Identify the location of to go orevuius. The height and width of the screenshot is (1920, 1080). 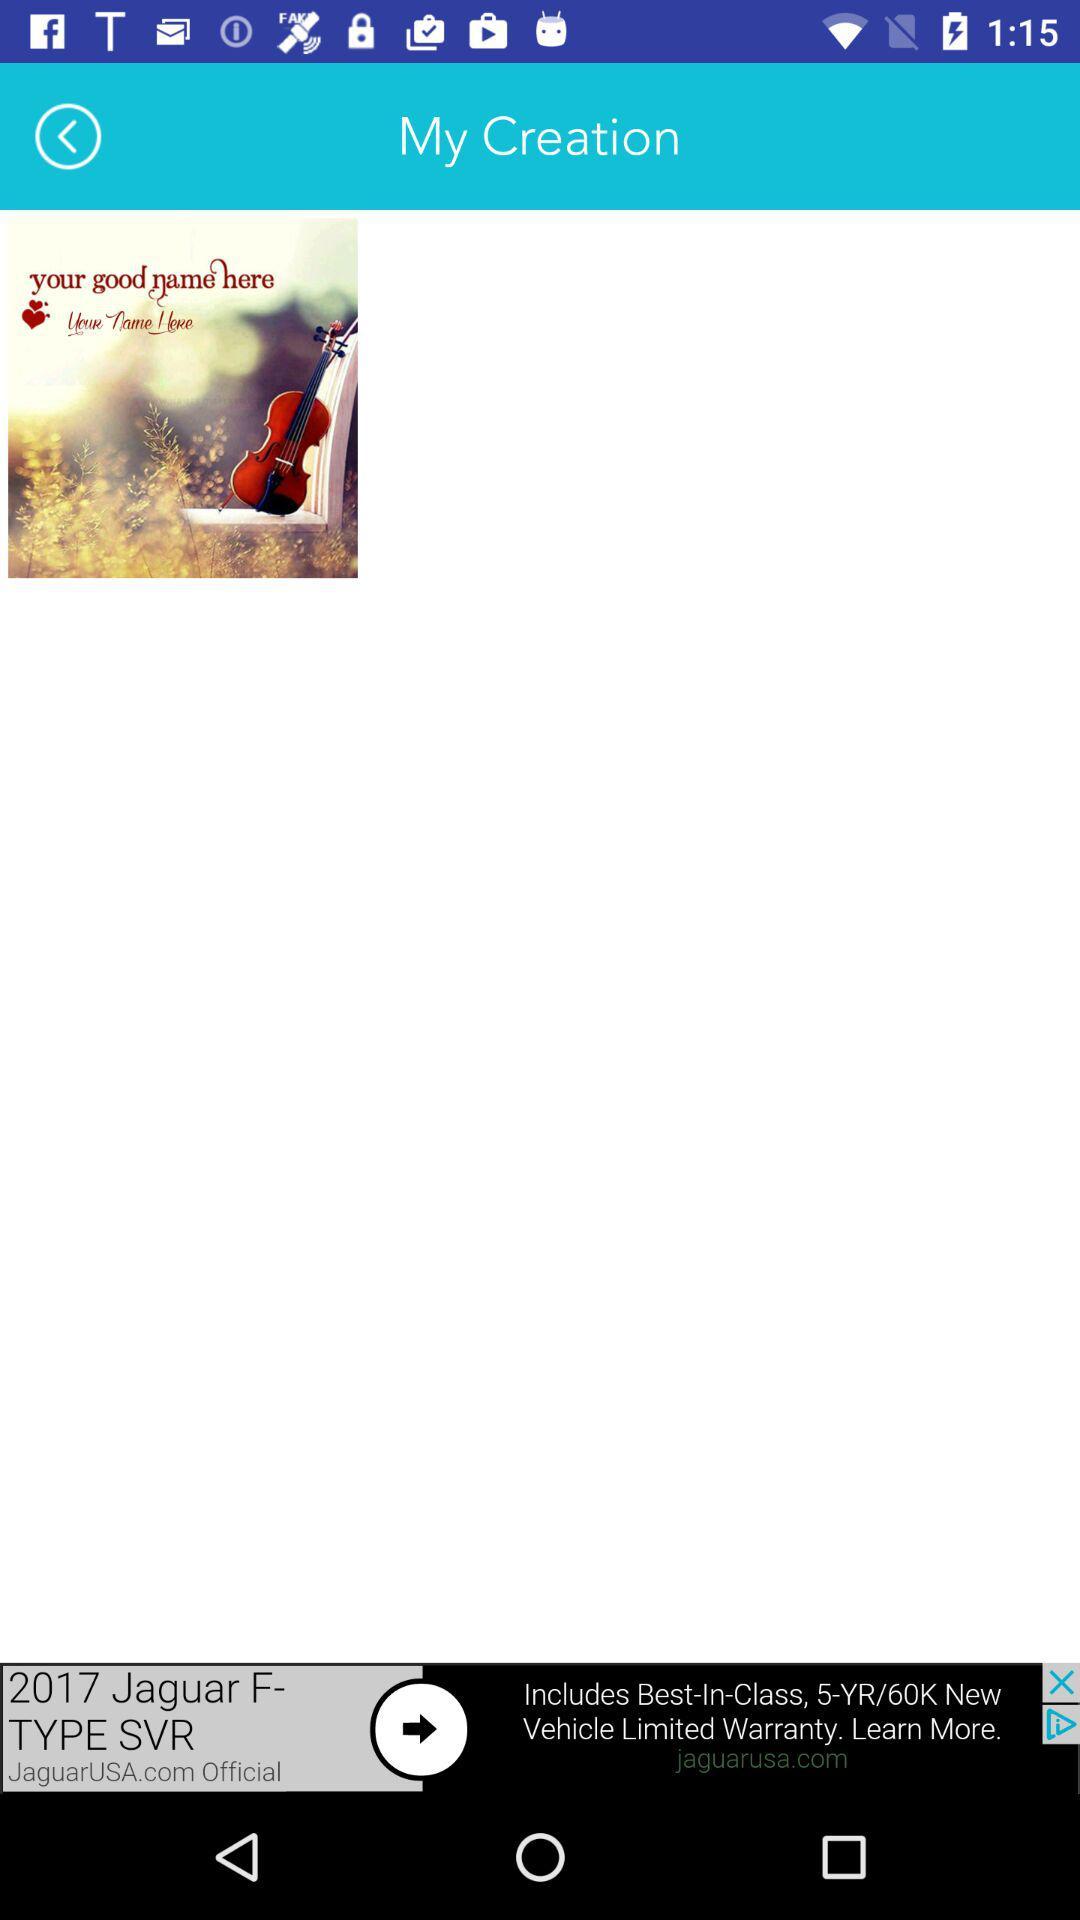
(540, 1727).